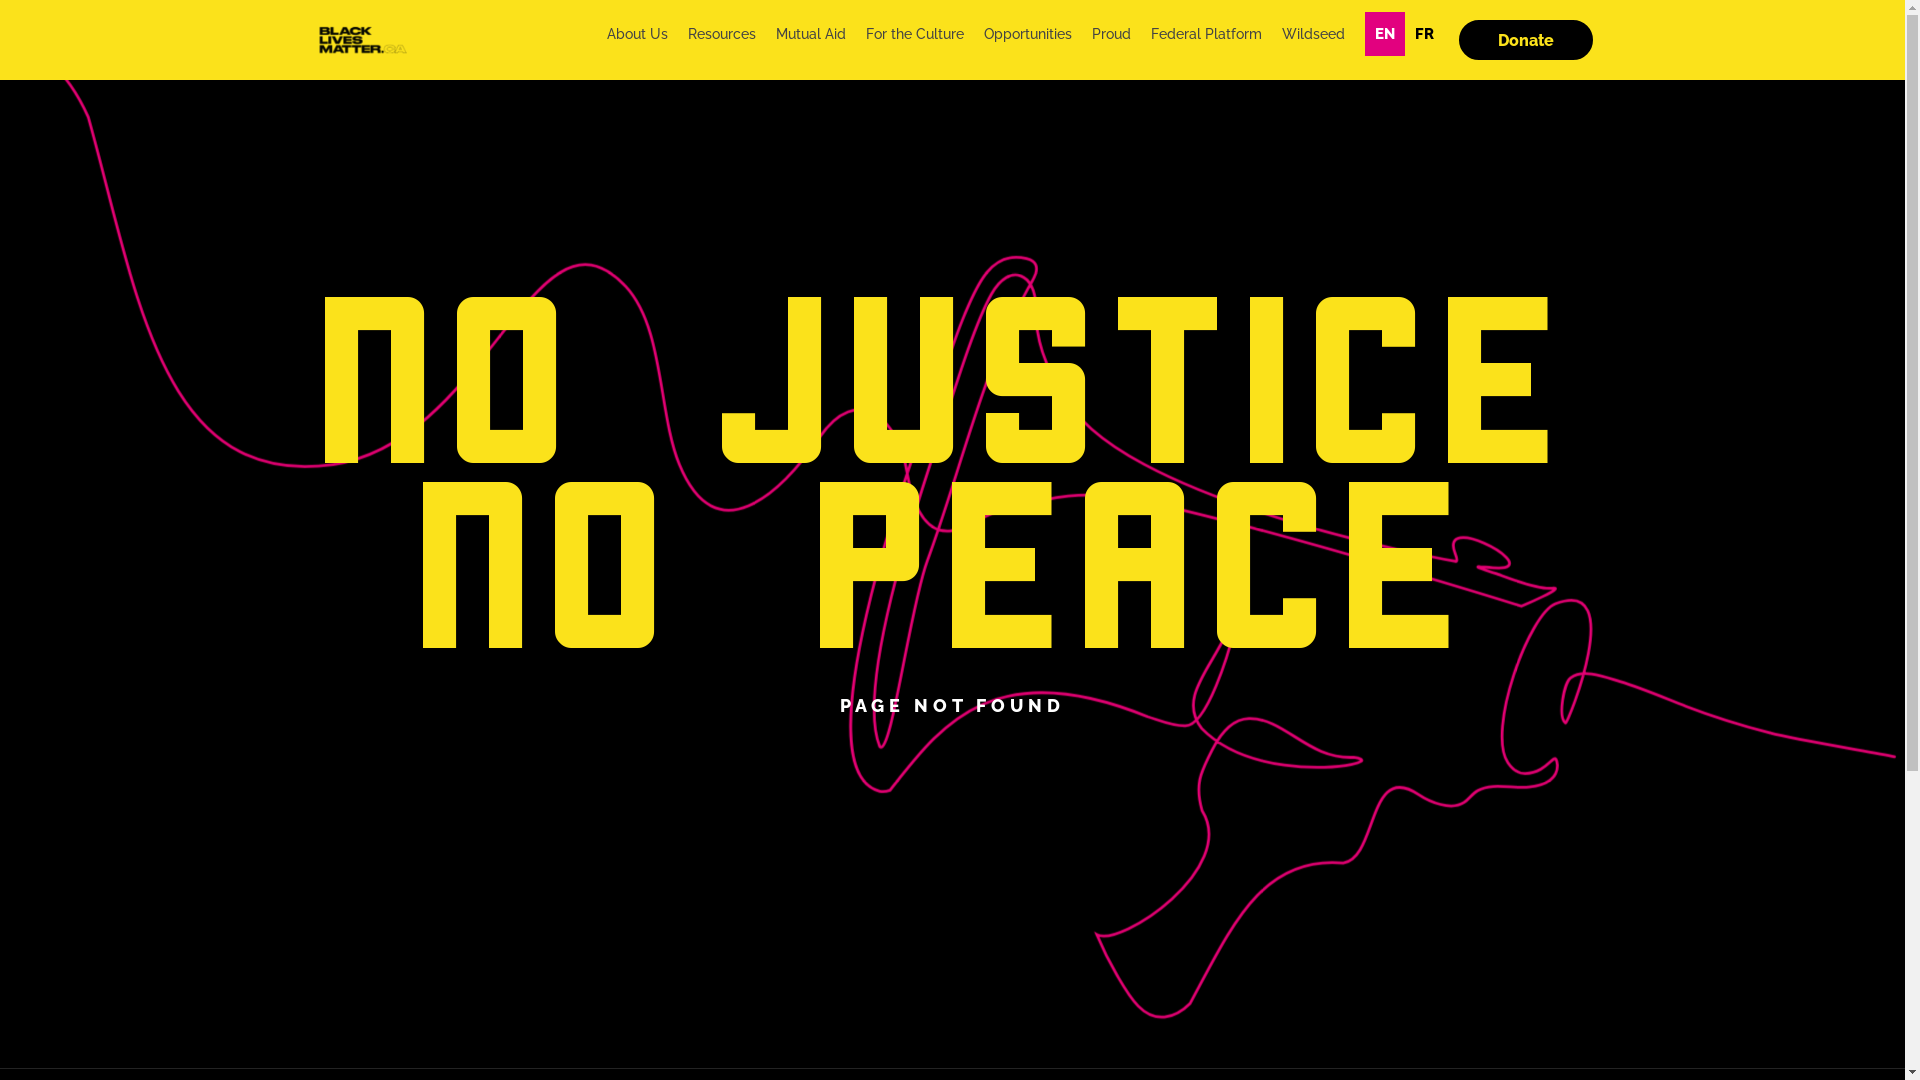  Describe the element at coordinates (681, 34) in the screenshot. I see `'Resources'` at that location.